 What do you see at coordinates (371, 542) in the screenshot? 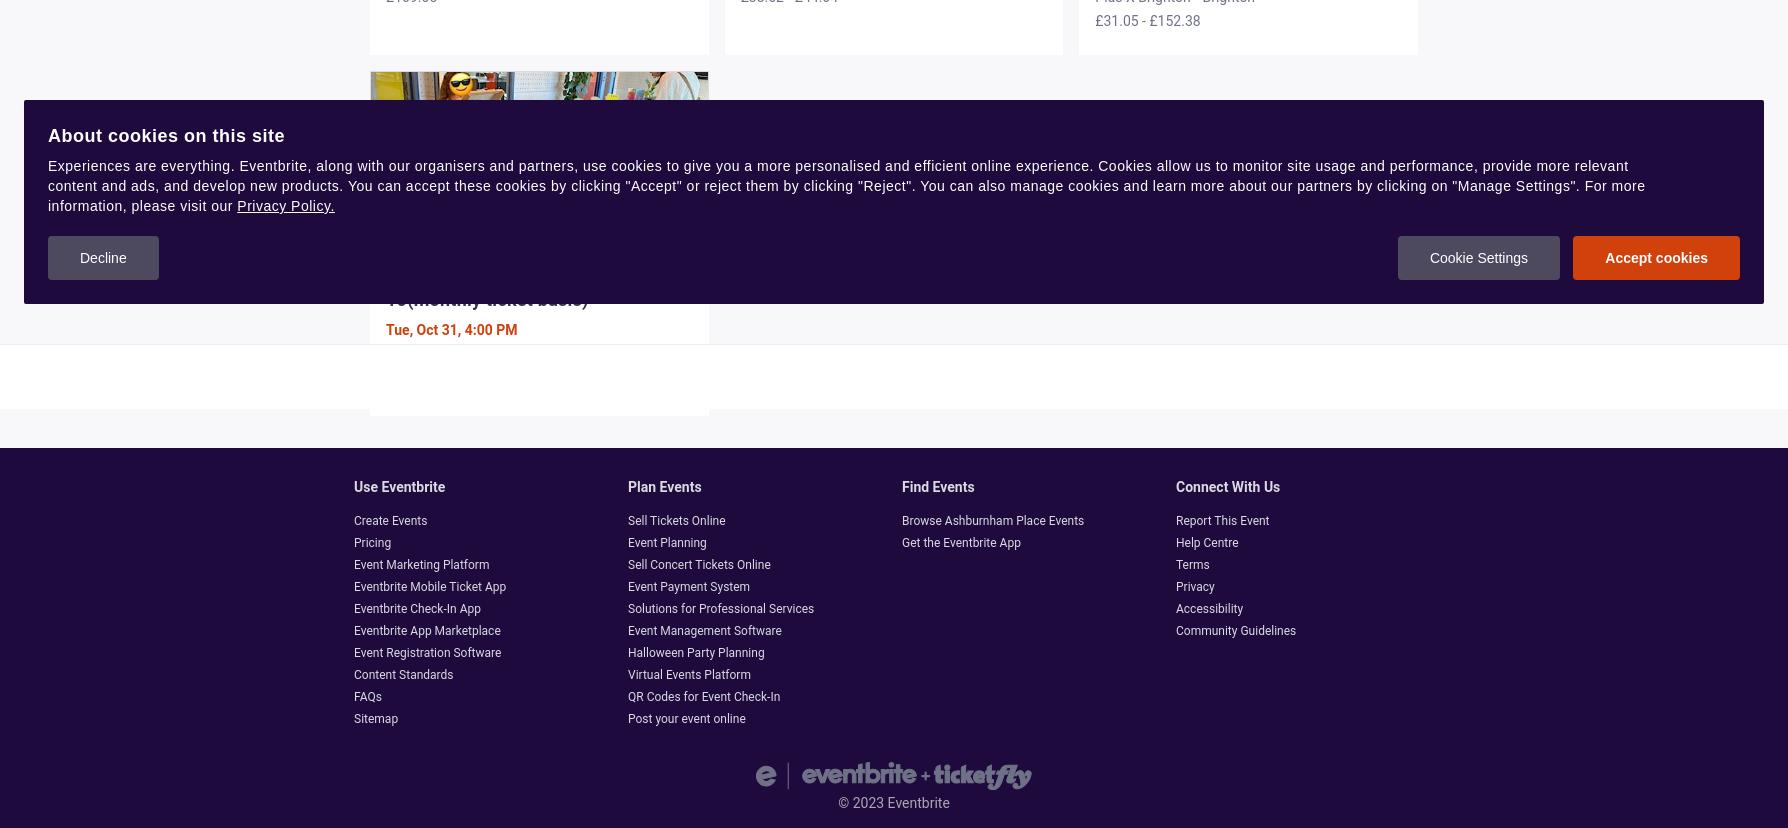
I see `'Pricing'` at bounding box center [371, 542].